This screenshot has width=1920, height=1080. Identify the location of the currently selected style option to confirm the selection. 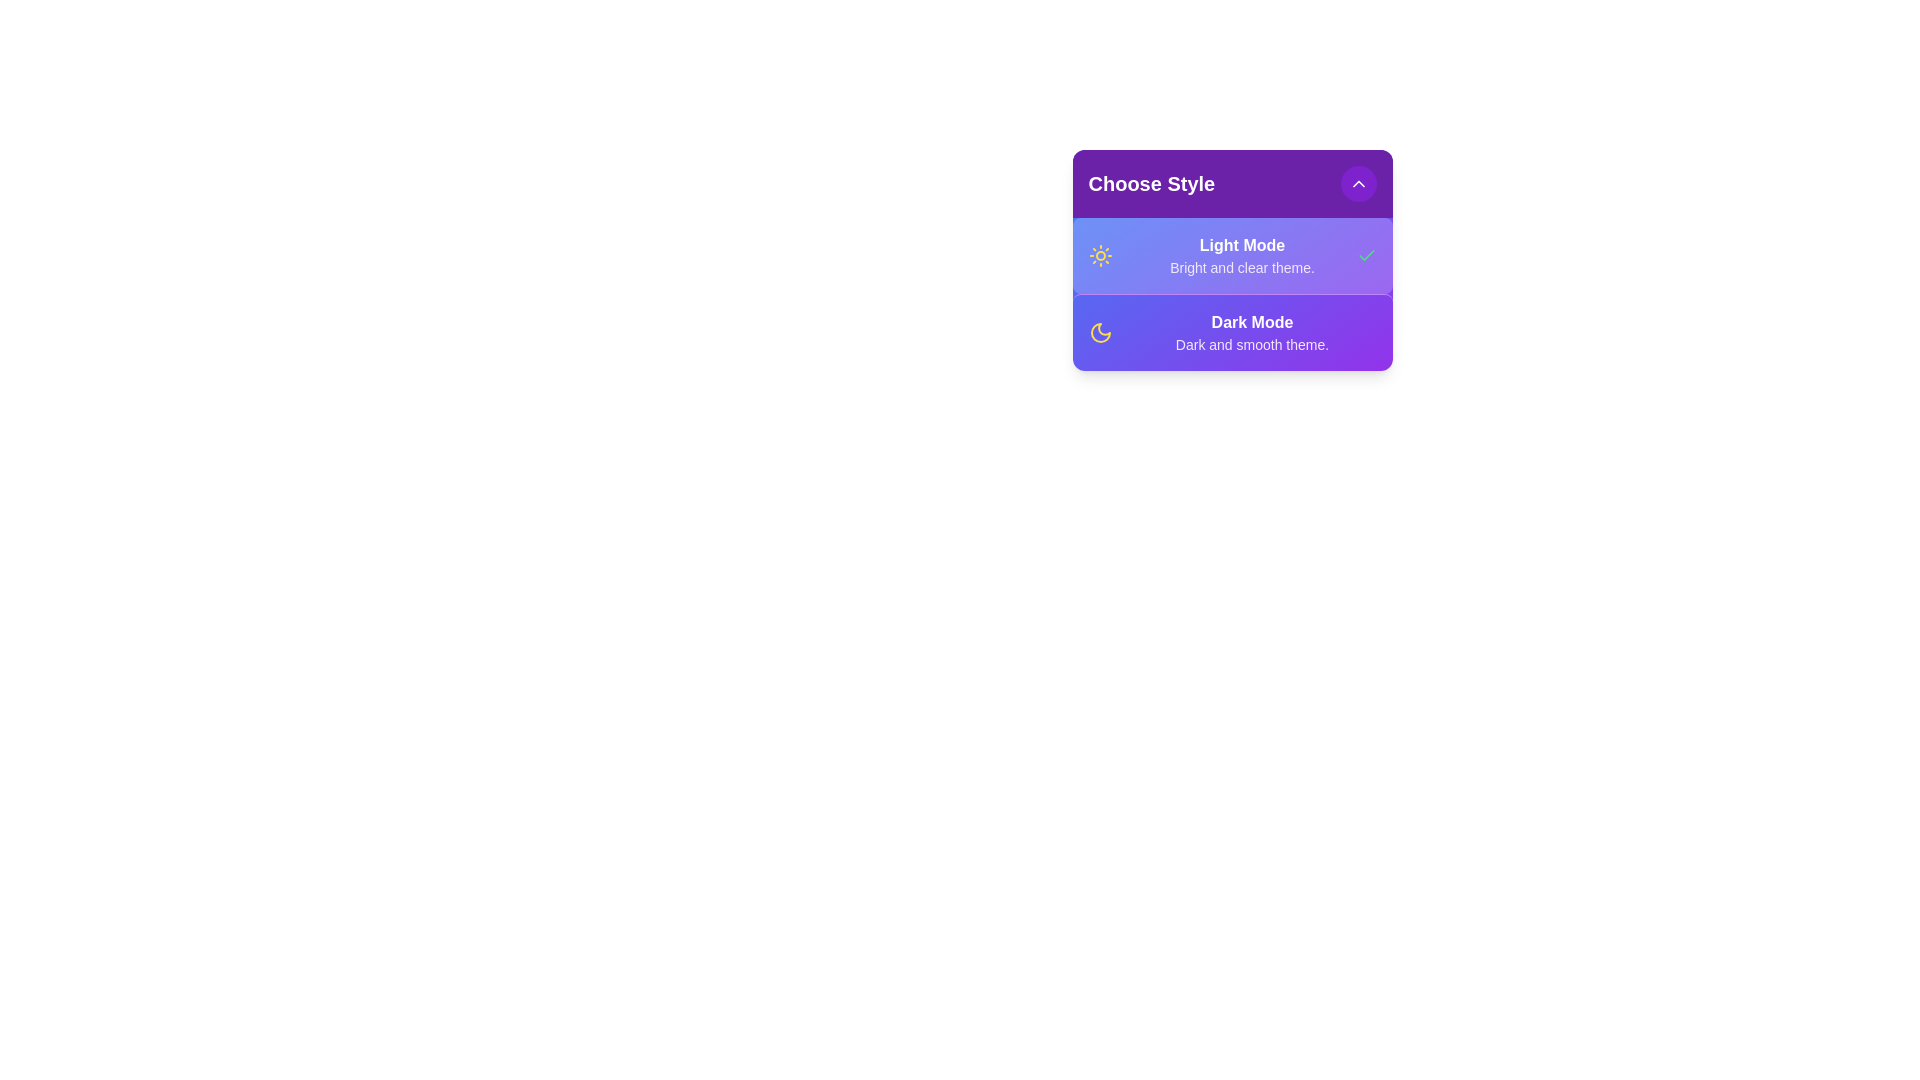
(1231, 254).